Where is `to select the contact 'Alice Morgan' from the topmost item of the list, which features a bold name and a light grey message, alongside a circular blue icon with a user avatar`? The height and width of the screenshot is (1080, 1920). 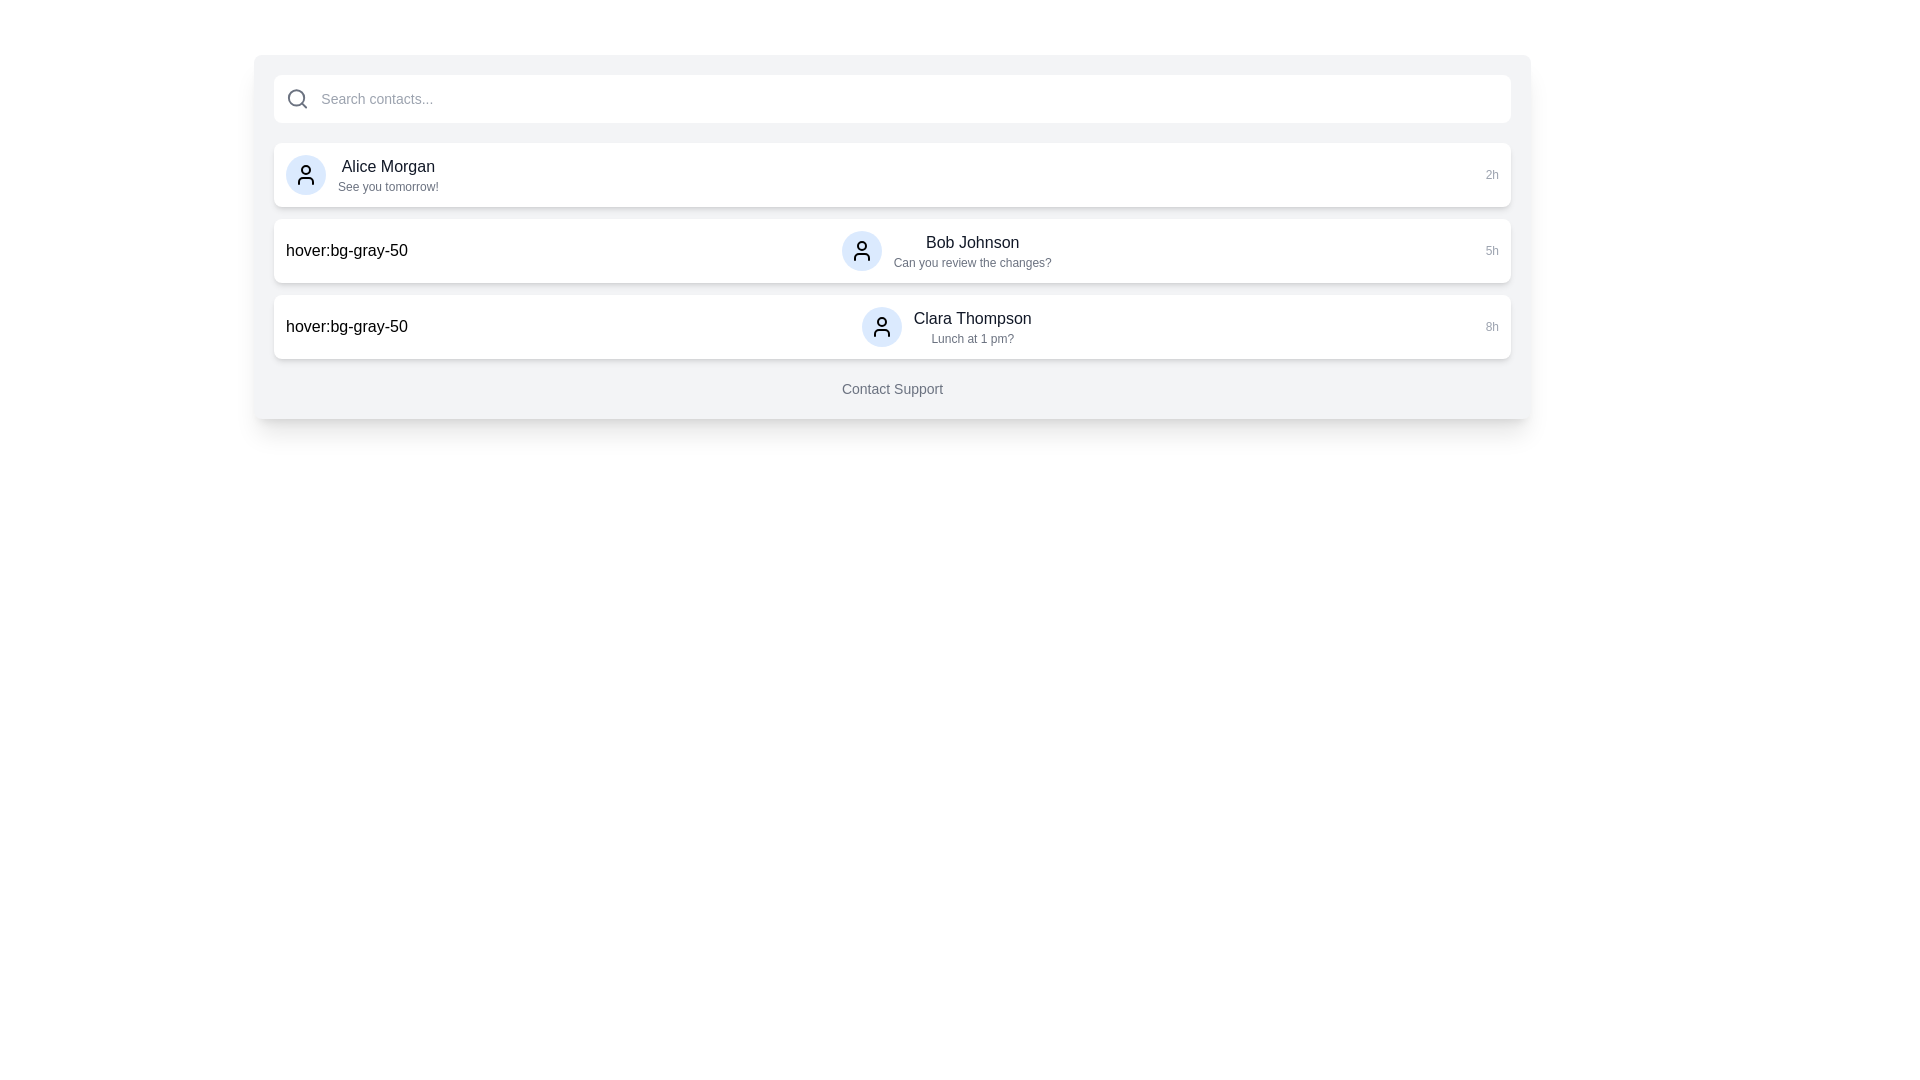
to select the contact 'Alice Morgan' from the topmost item of the list, which features a bold name and a light grey message, alongside a circular blue icon with a user avatar is located at coordinates (361, 173).